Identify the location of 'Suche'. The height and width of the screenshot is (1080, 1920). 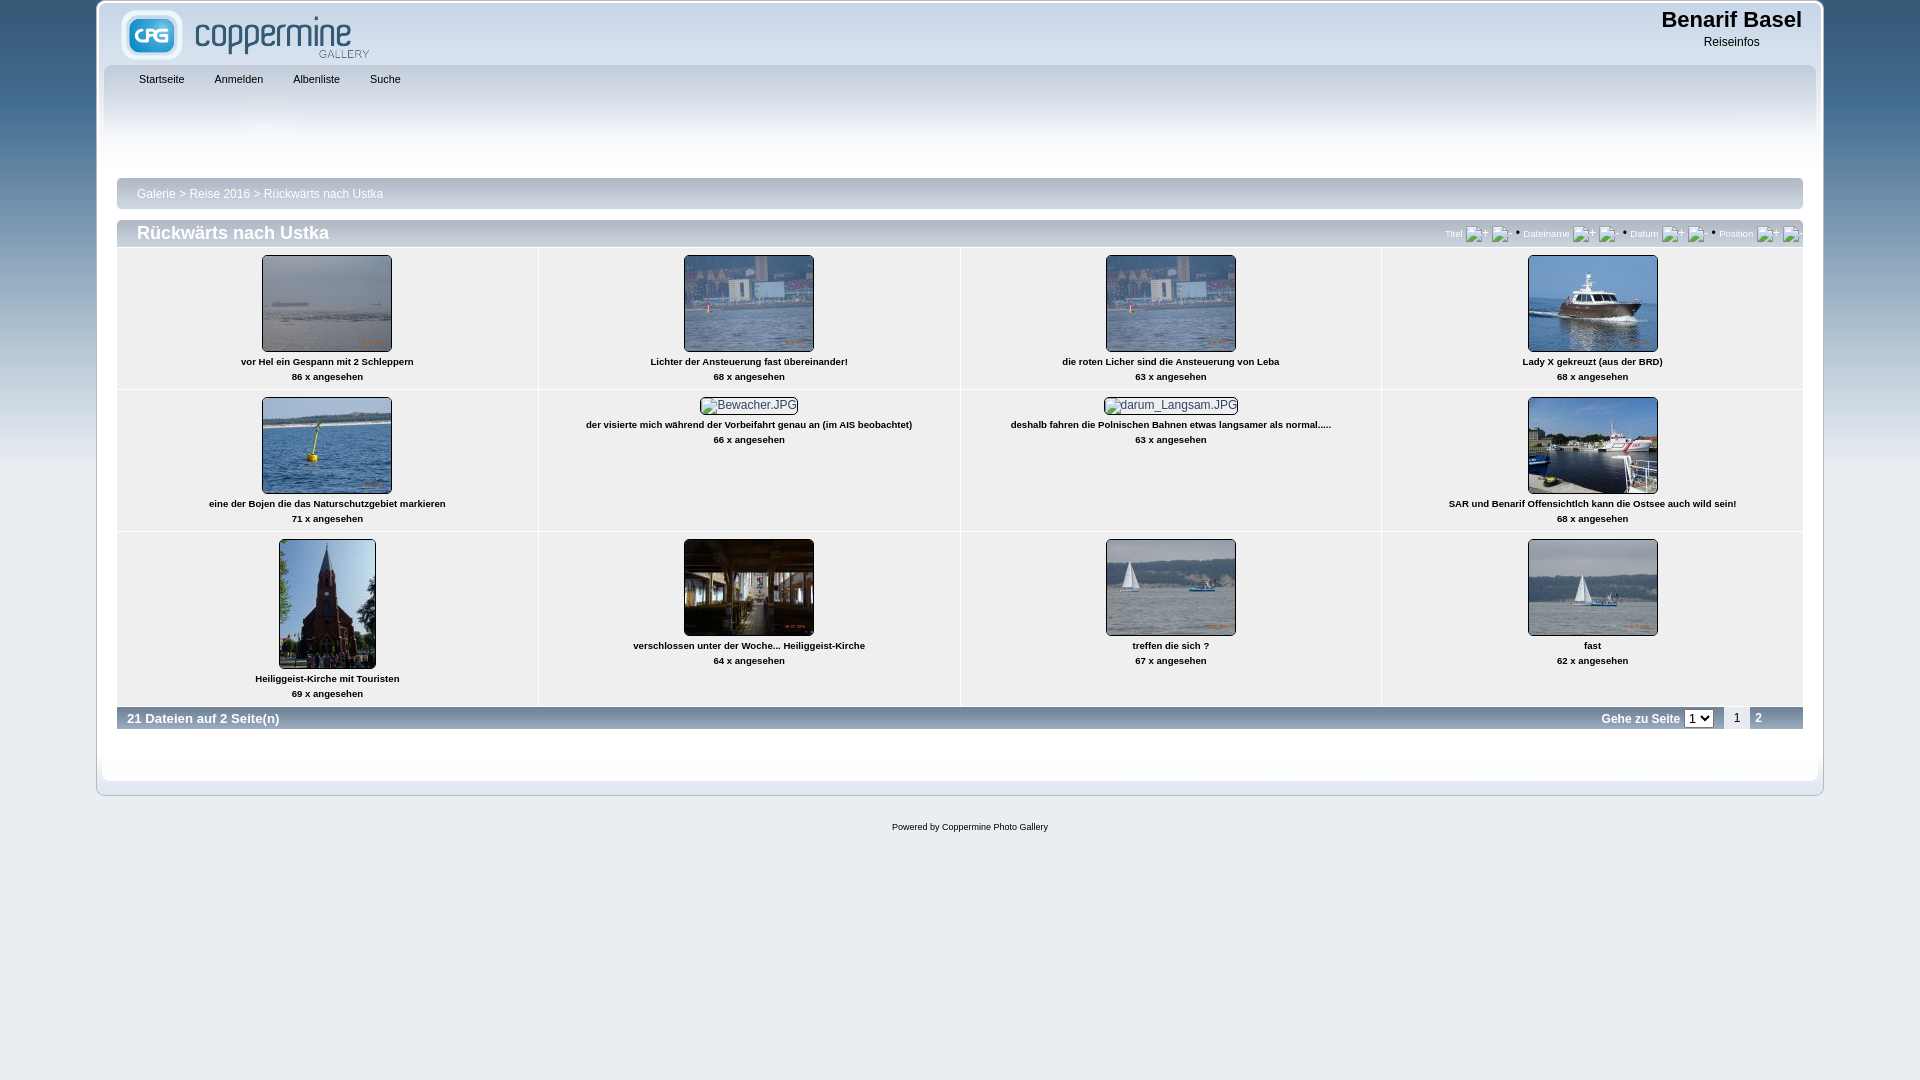
(353, 80).